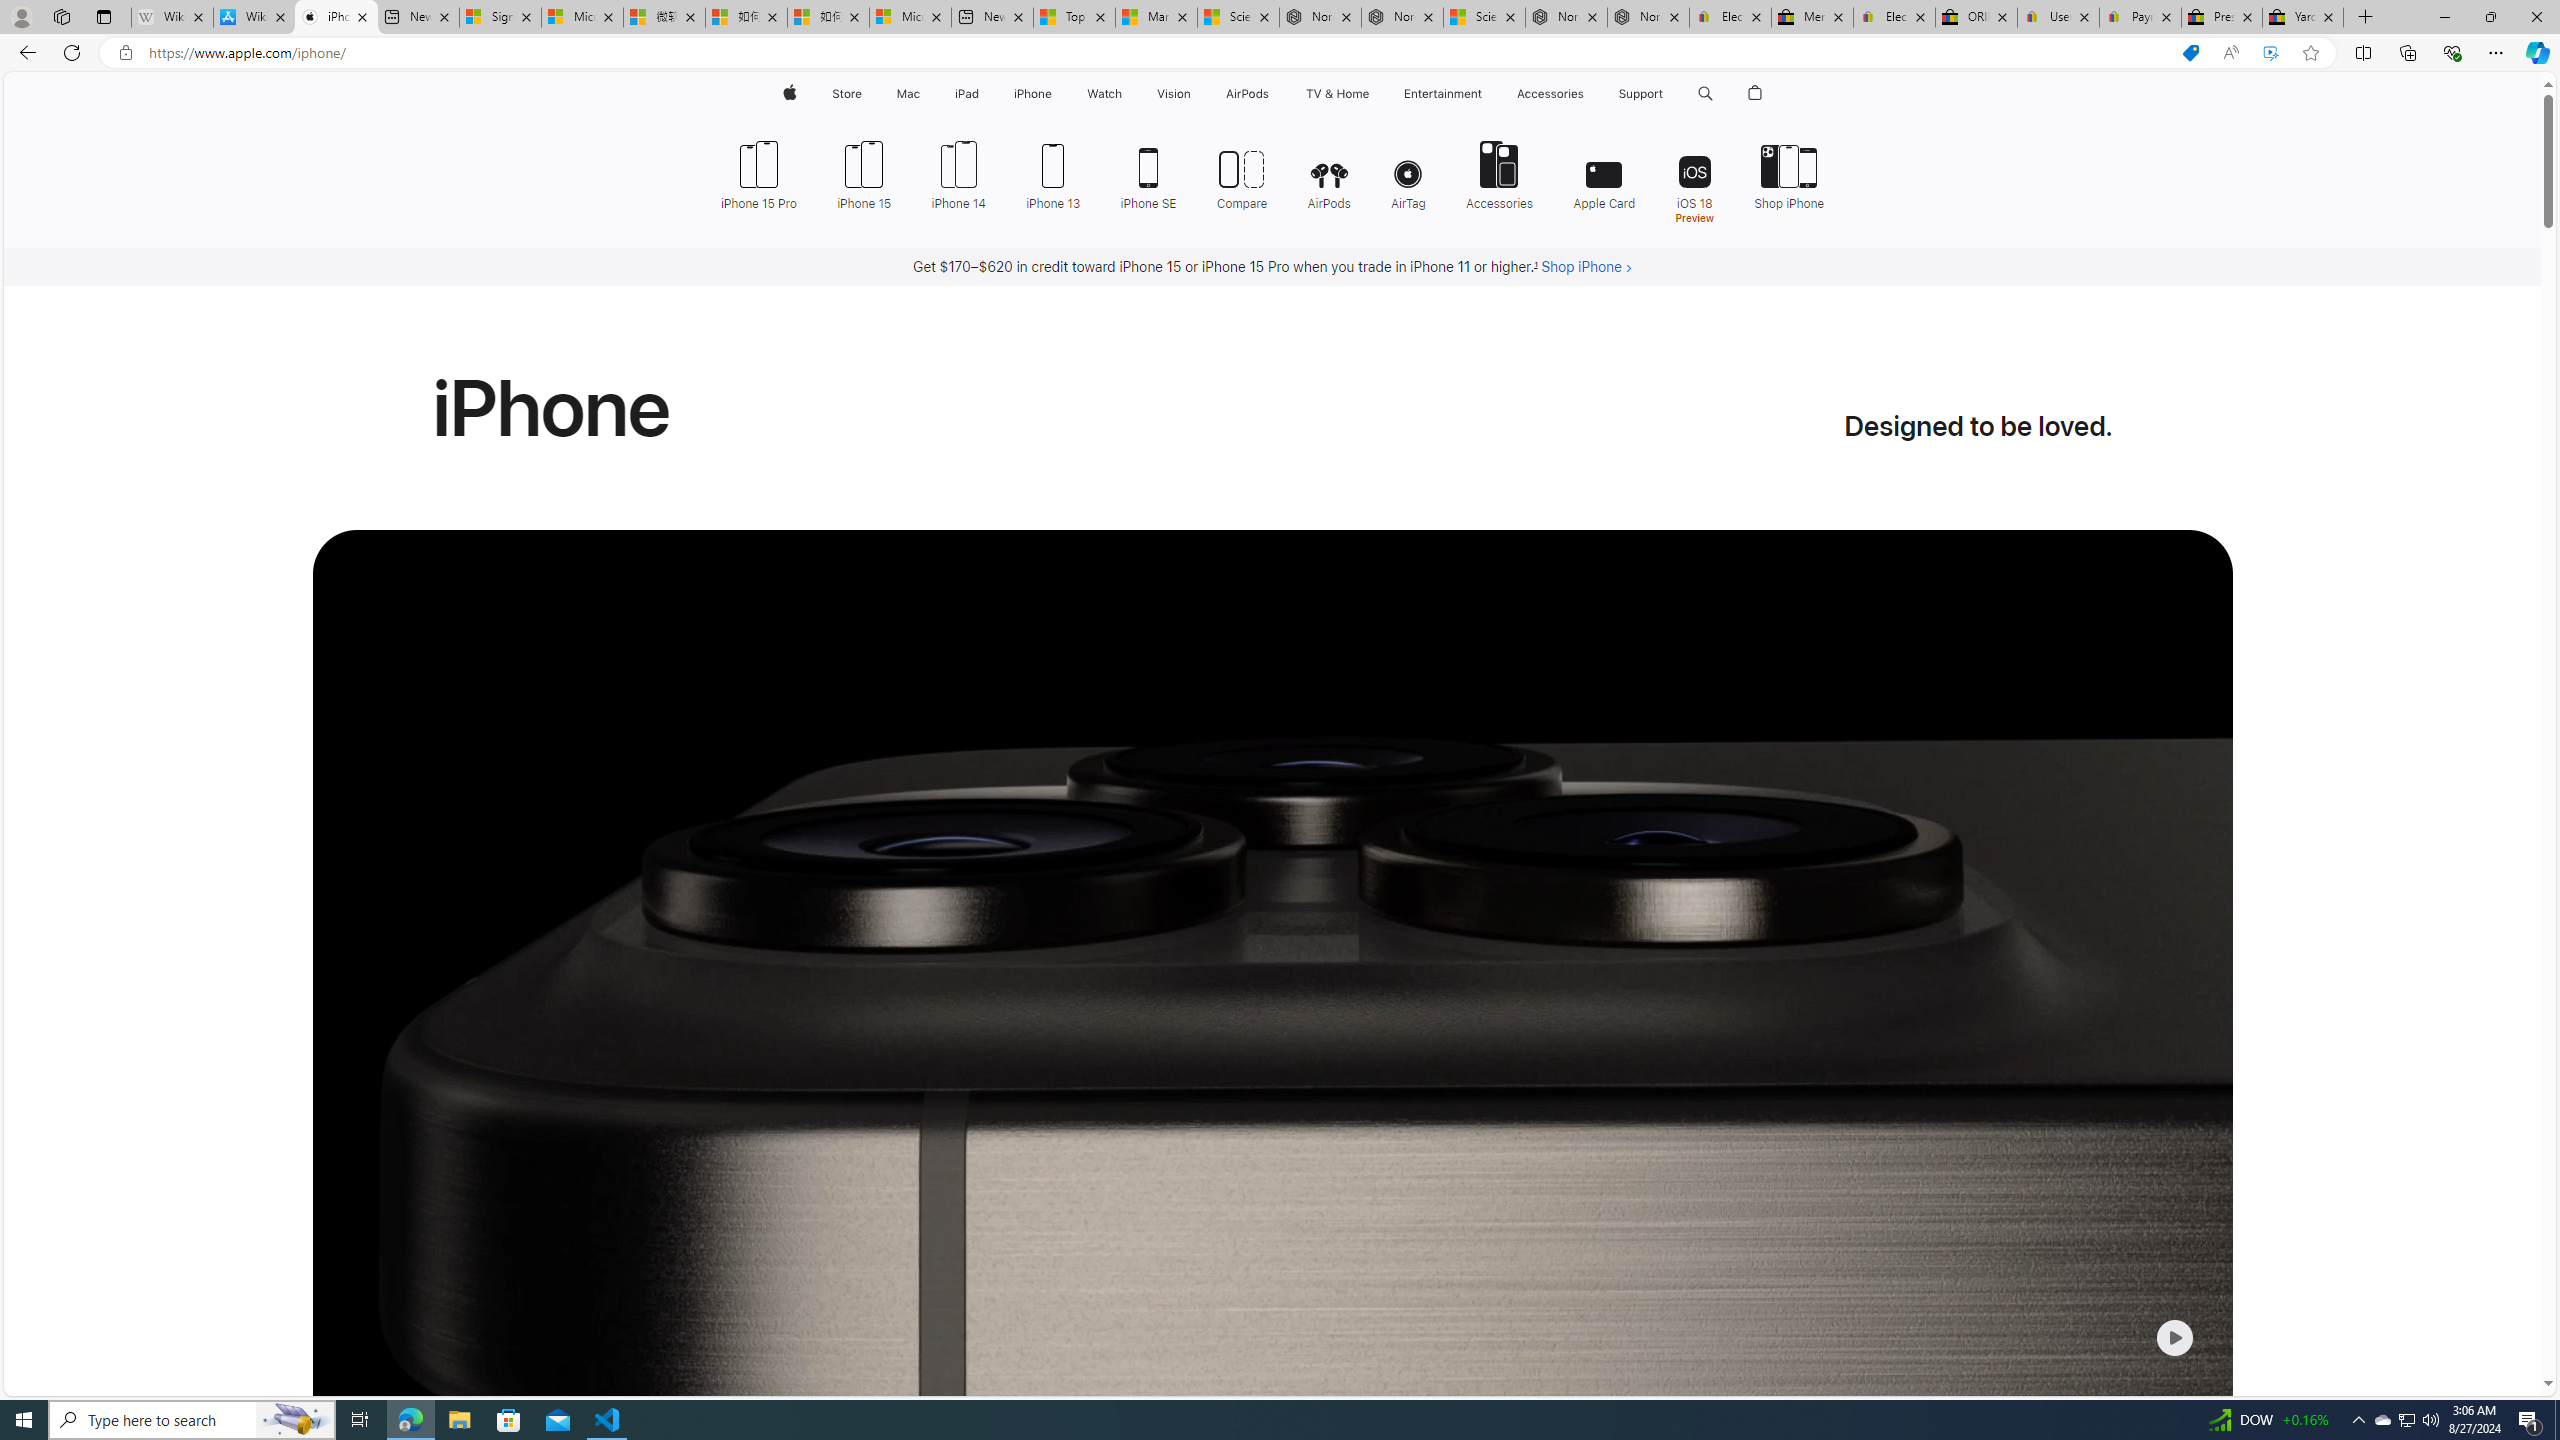 This screenshot has width=2560, height=1440. What do you see at coordinates (1639, 93) in the screenshot?
I see `'Support'` at bounding box center [1639, 93].